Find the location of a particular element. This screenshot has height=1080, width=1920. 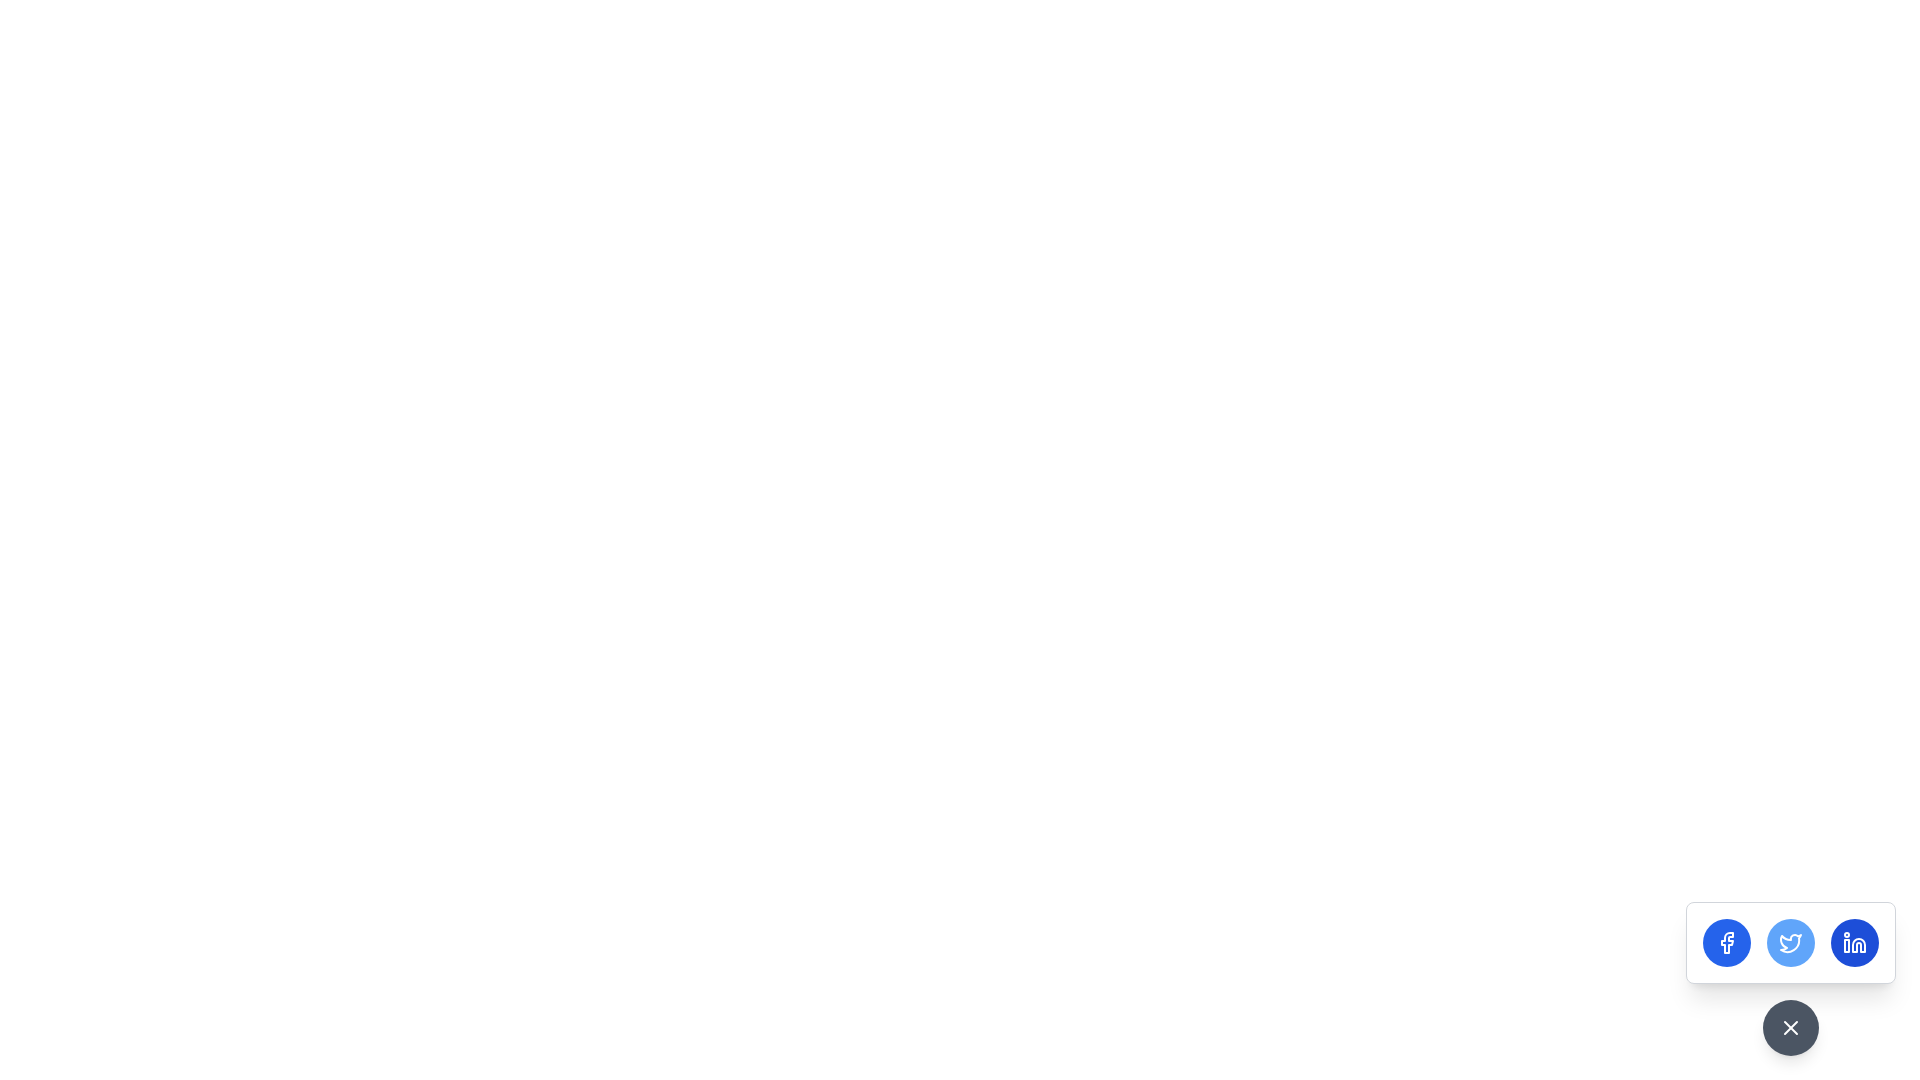

the Twitter icon, which is the second circular icon from the left in a group of four located in the bottom-right corner of the interface is located at coordinates (1790, 942).